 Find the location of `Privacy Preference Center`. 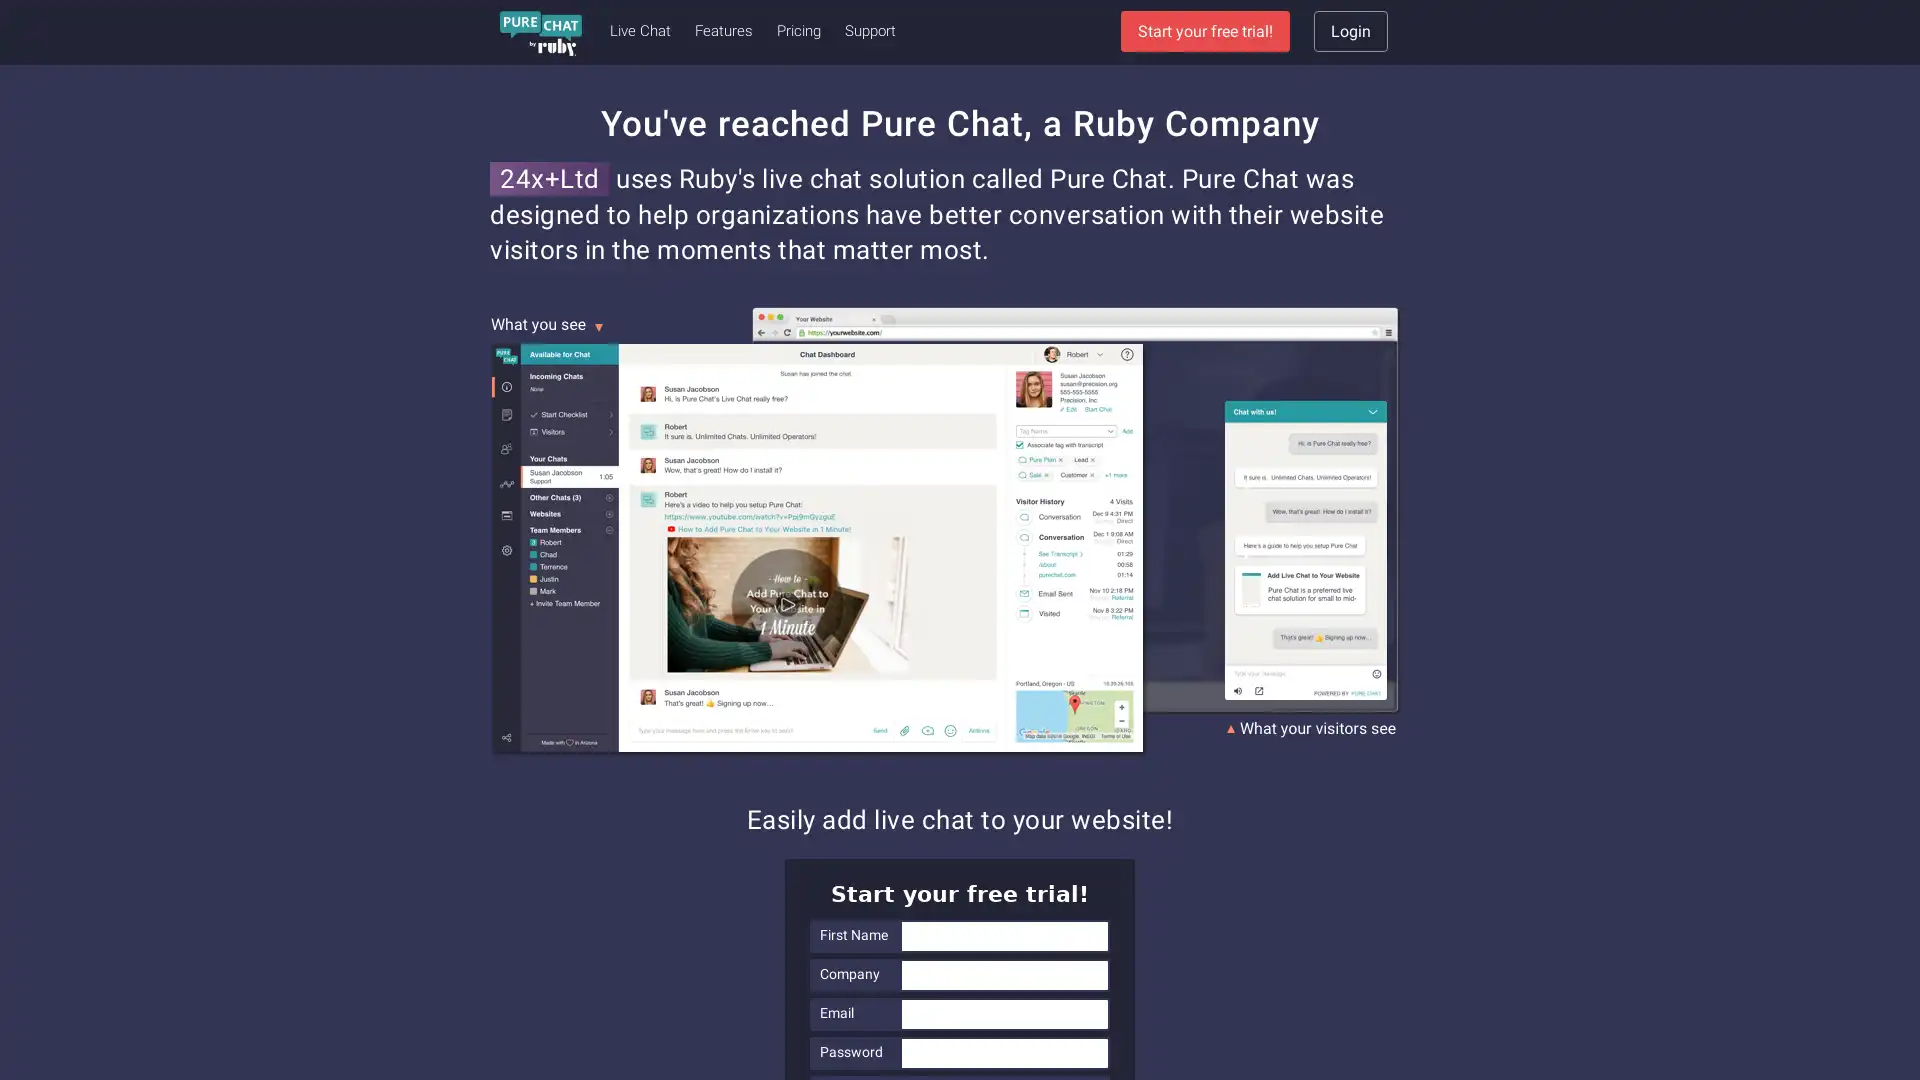

Privacy Preference Center is located at coordinates (664, 996).